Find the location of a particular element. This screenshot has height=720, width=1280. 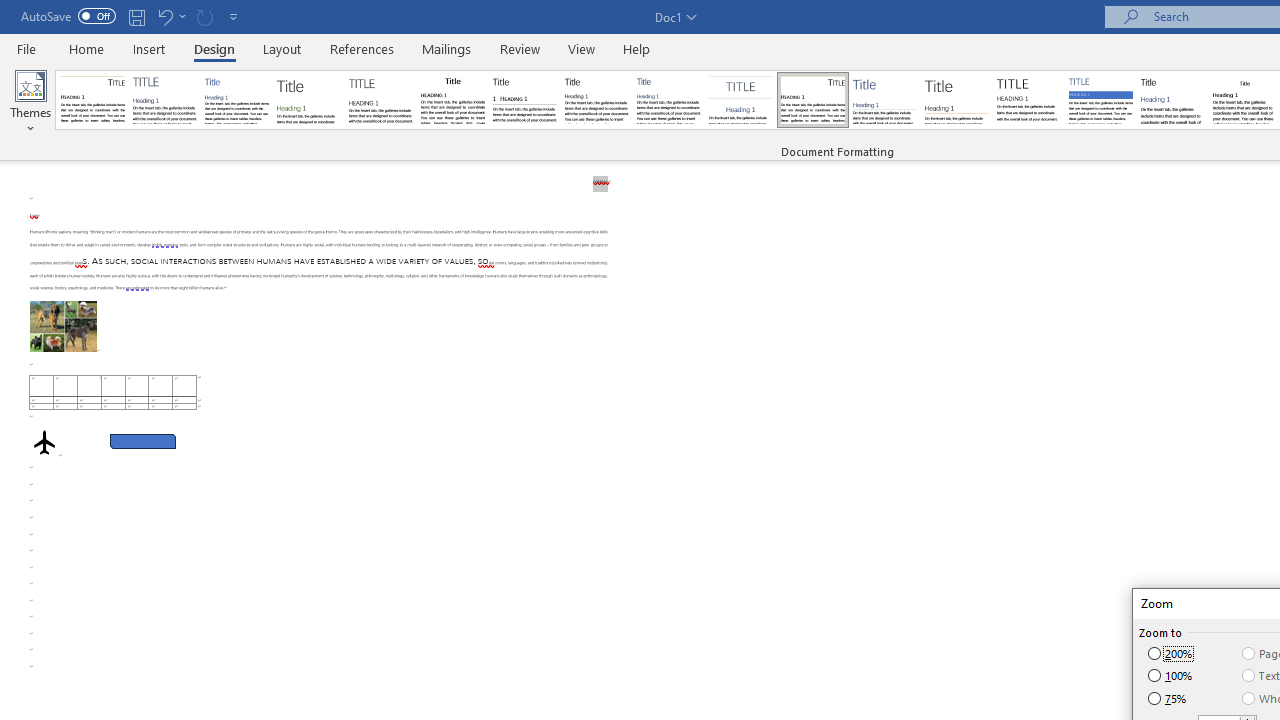

'Basic (Elegant)' is located at coordinates (165, 100).